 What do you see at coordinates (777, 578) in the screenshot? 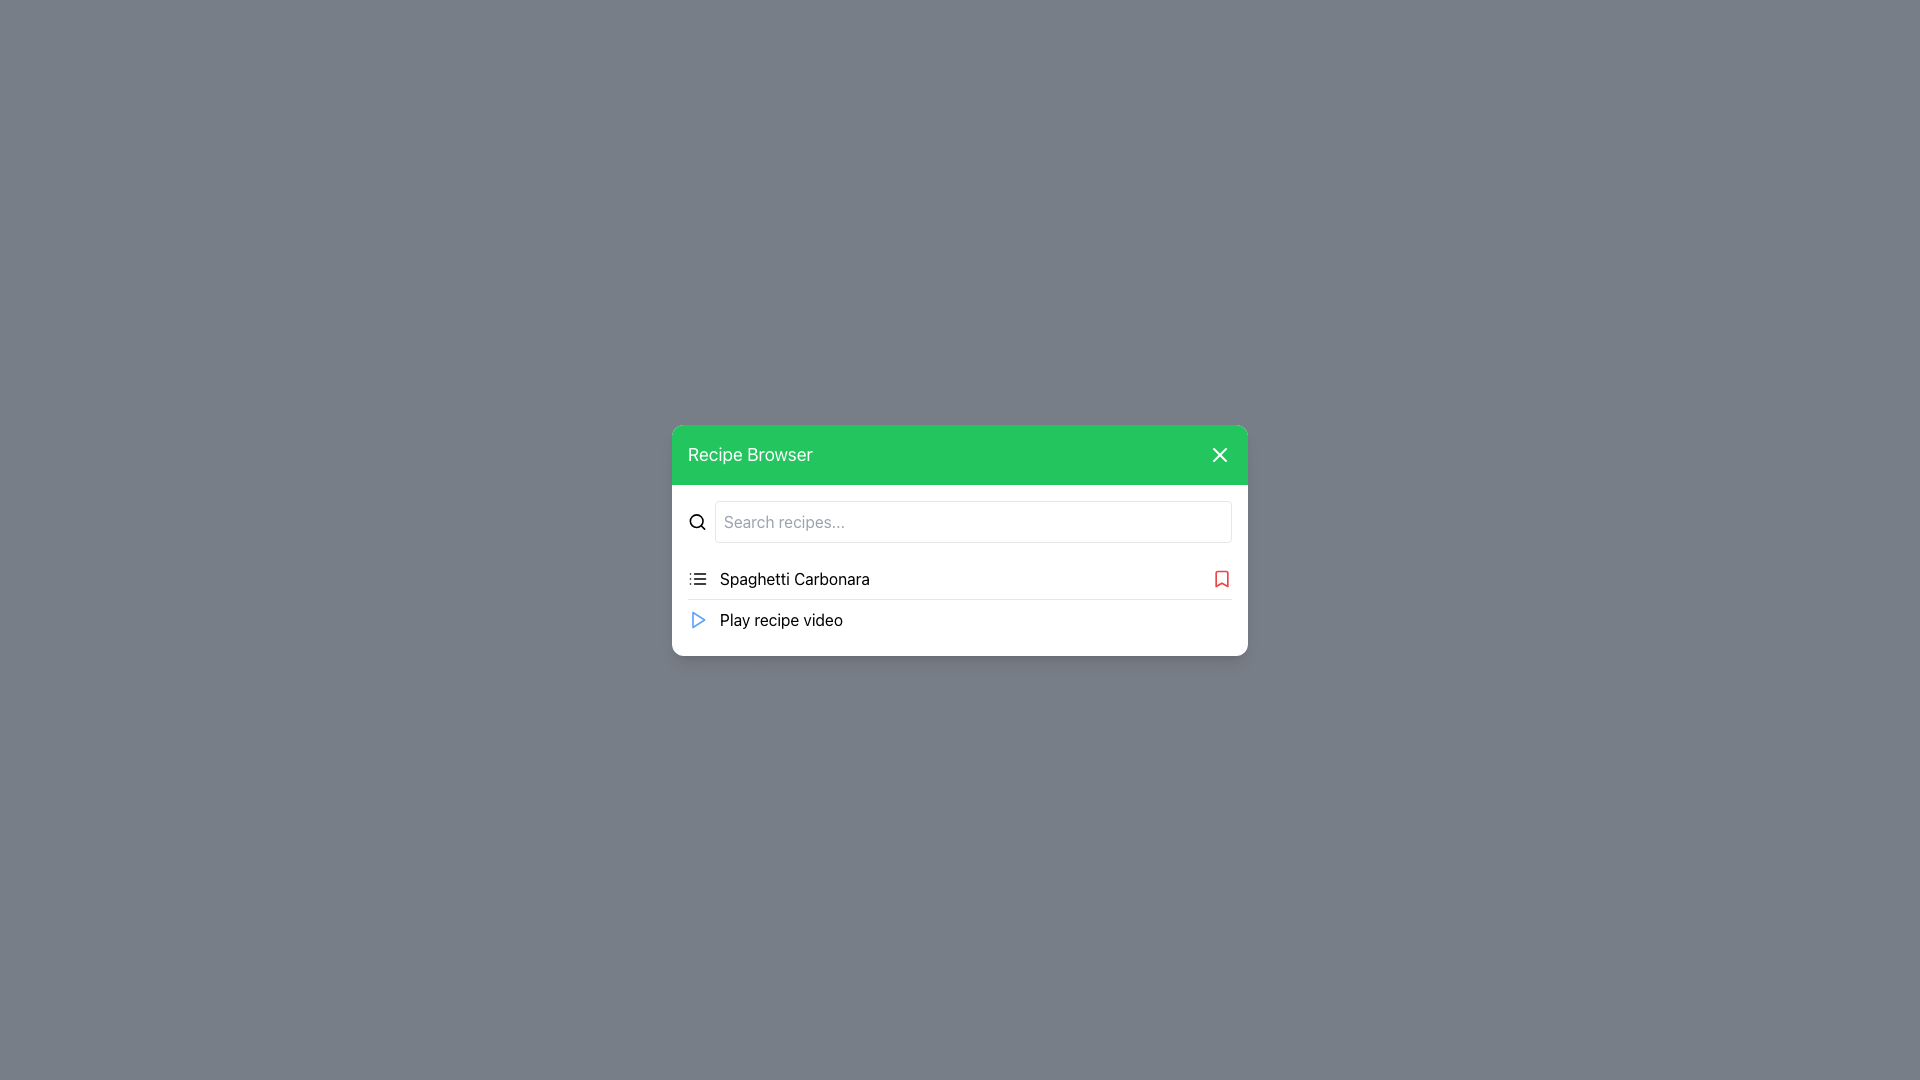
I see `the text label for 'Spaghetti Carbonara', which serves as an identifier for a list item and may reveal further details` at bounding box center [777, 578].